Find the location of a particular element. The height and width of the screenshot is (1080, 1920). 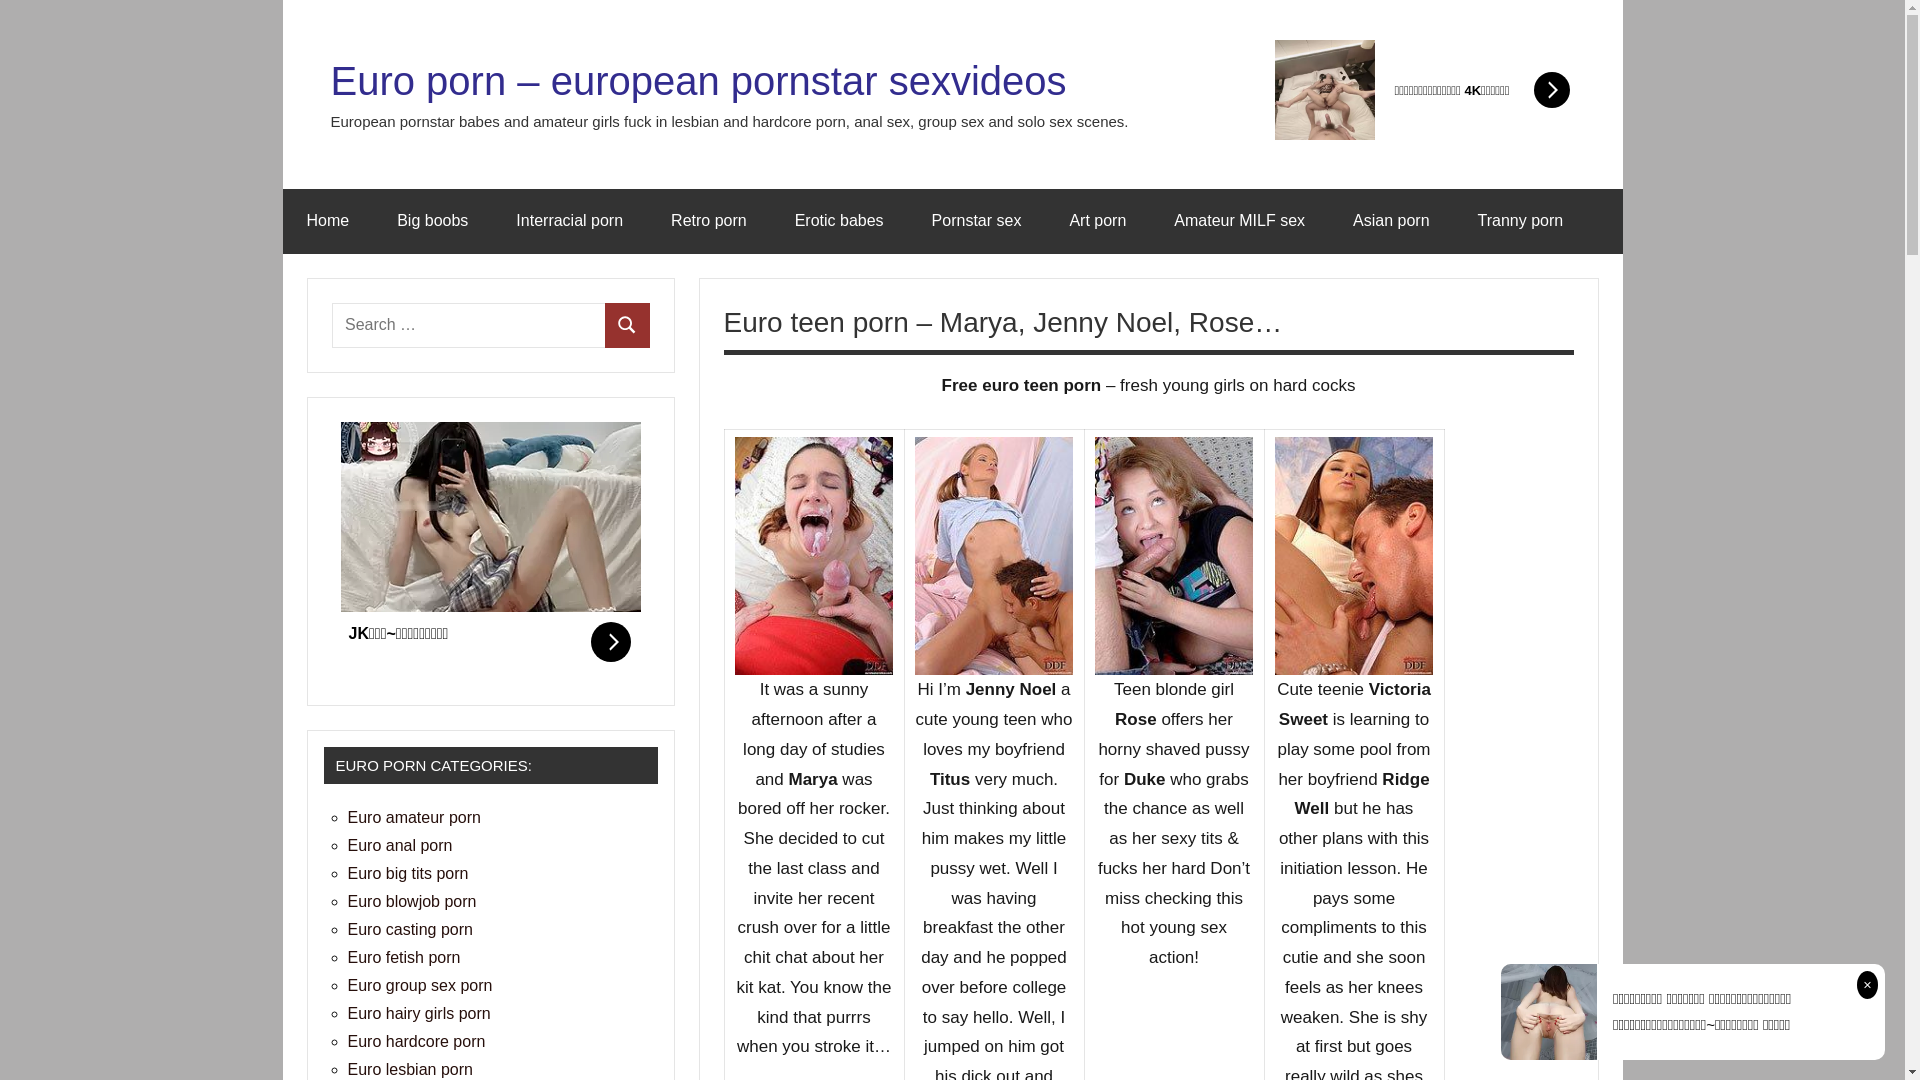

'Euro blowjob porn' is located at coordinates (411, 901).